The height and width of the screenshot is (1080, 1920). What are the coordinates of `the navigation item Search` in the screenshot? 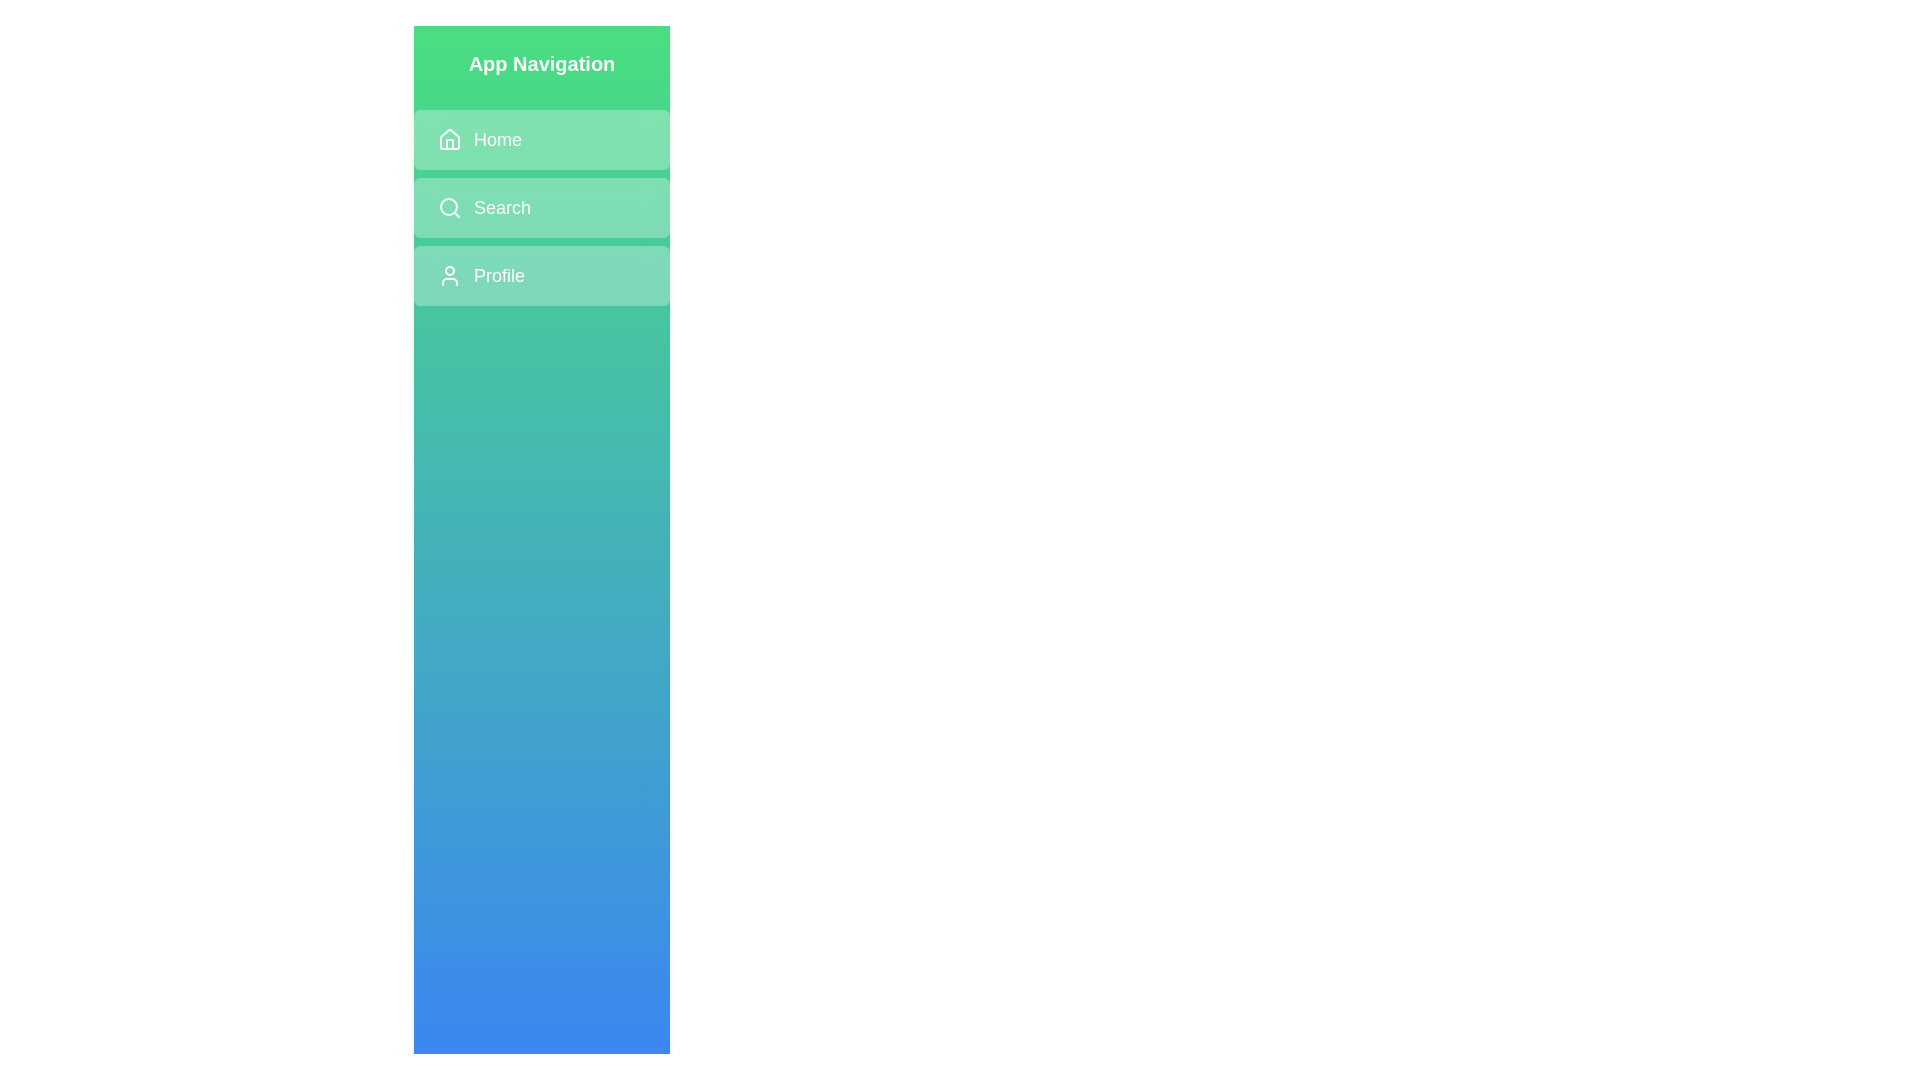 It's located at (542, 208).